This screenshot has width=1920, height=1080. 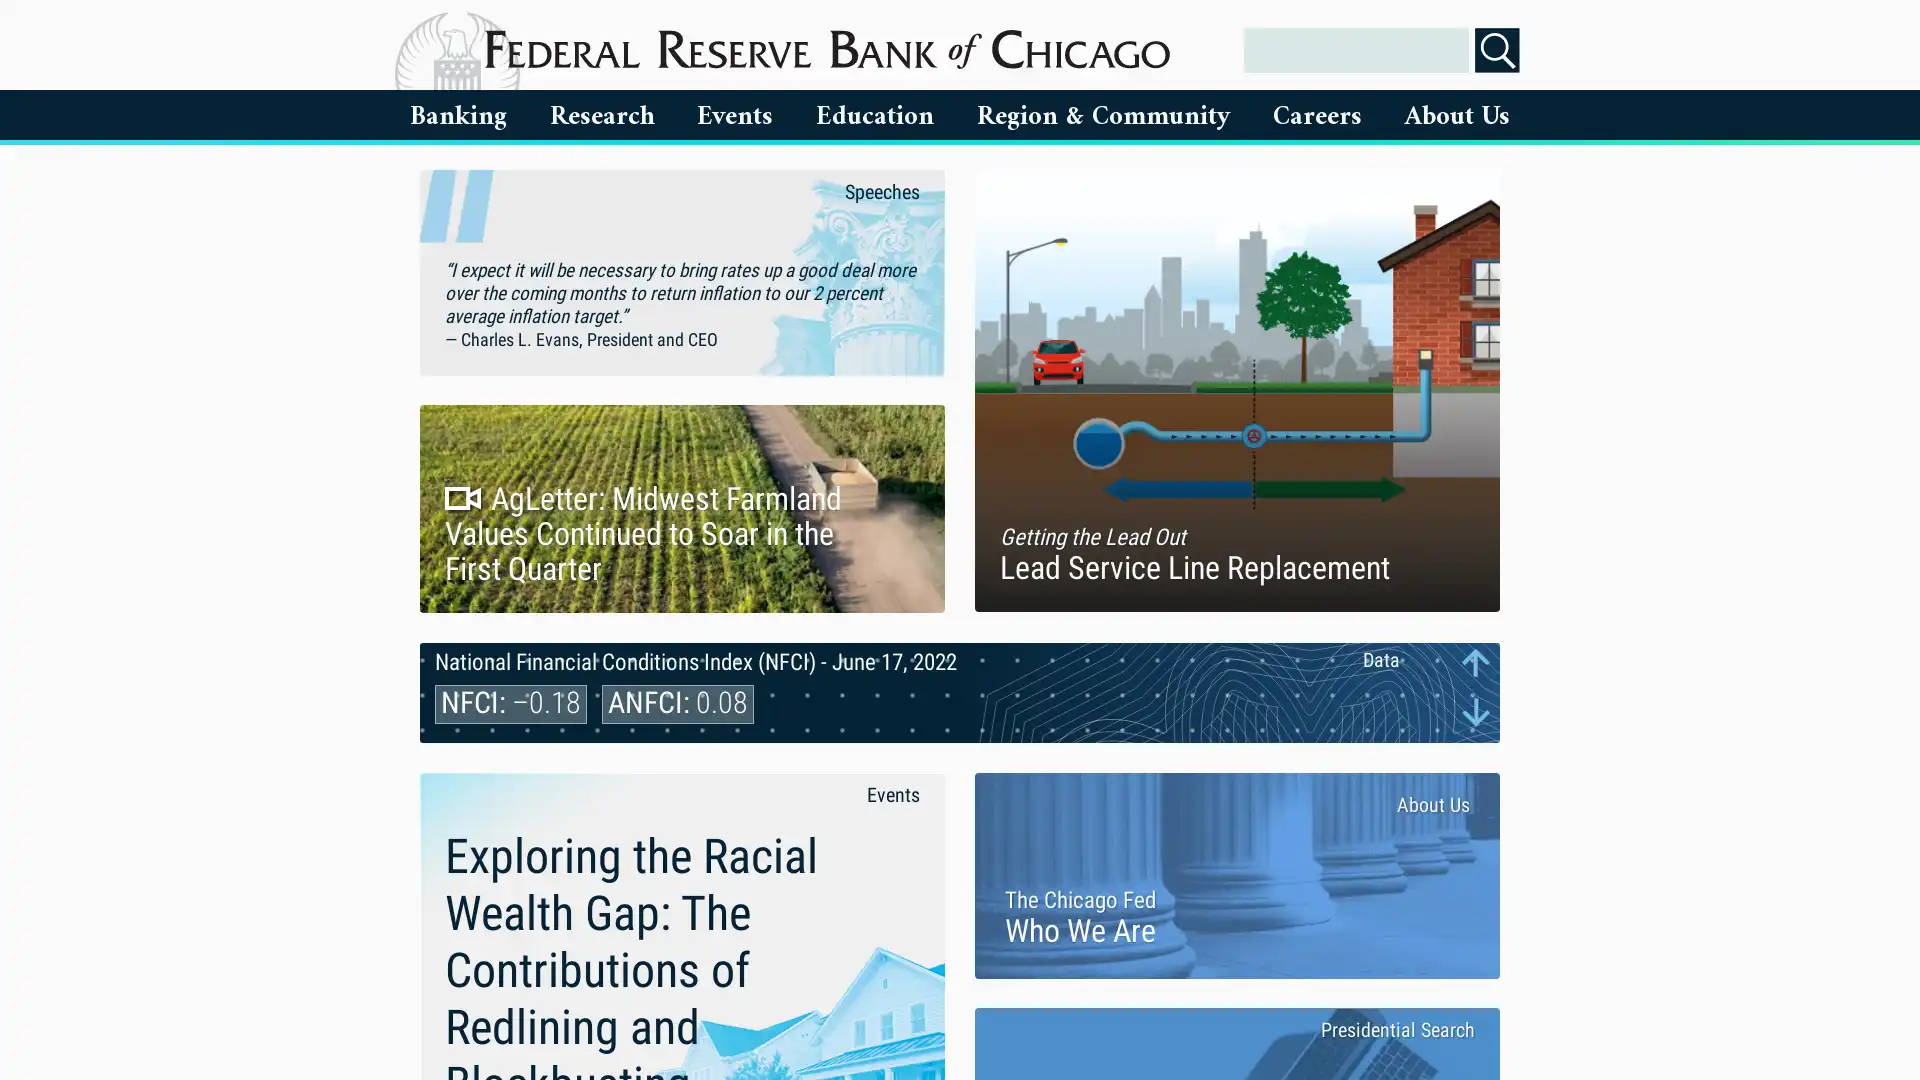 What do you see at coordinates (1476, 662) in the screenshot?
I see `Previous` at bounding box center [1476, 662].